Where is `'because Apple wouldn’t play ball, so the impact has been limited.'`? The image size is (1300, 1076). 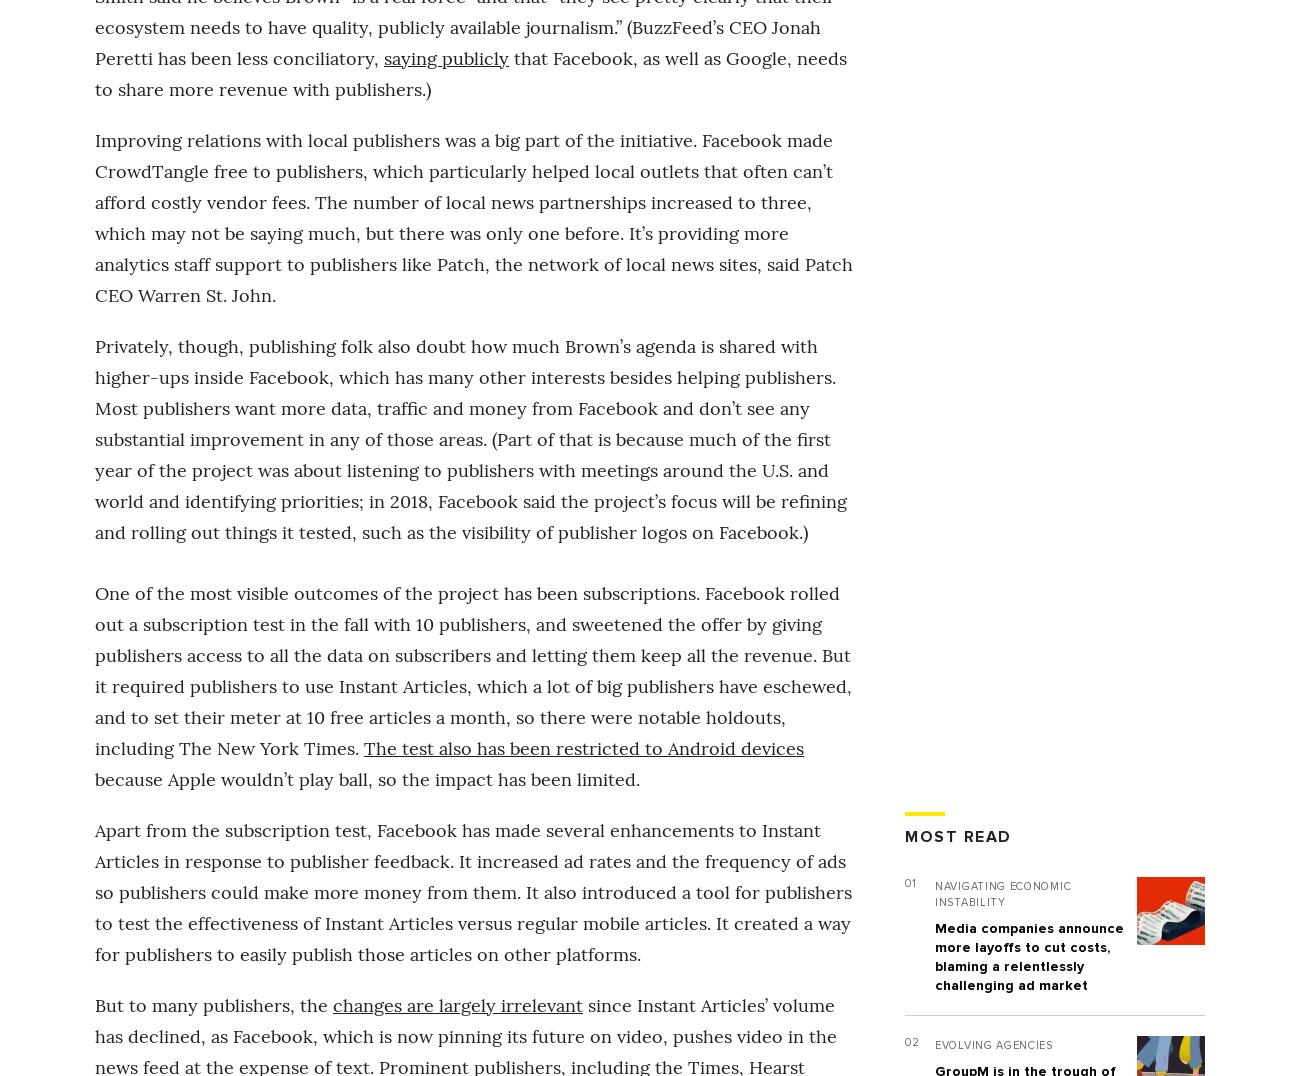 'because Apple wouldn’t play ball, so the impact has been limited.' is located at coordinates (95, 778).